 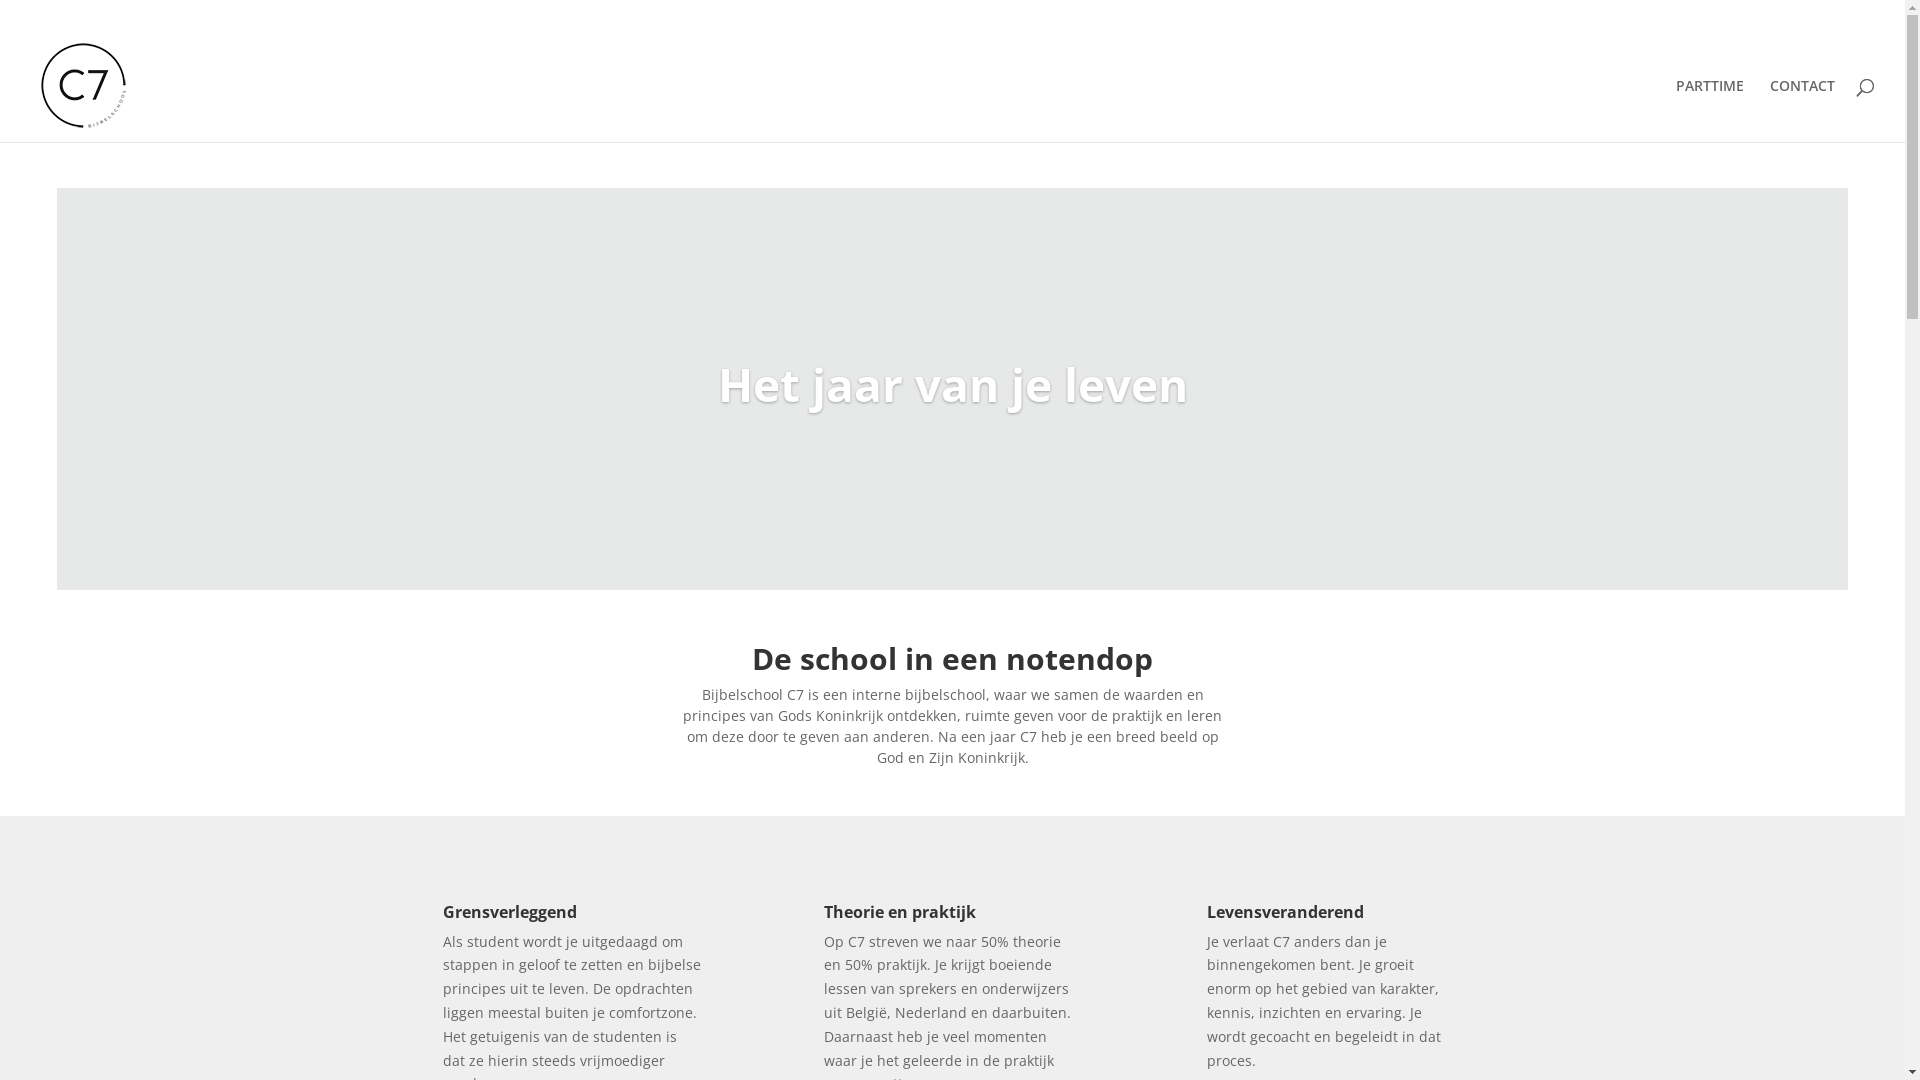 I want to click on 'PARTTIME', so click(x=1708, y=110).